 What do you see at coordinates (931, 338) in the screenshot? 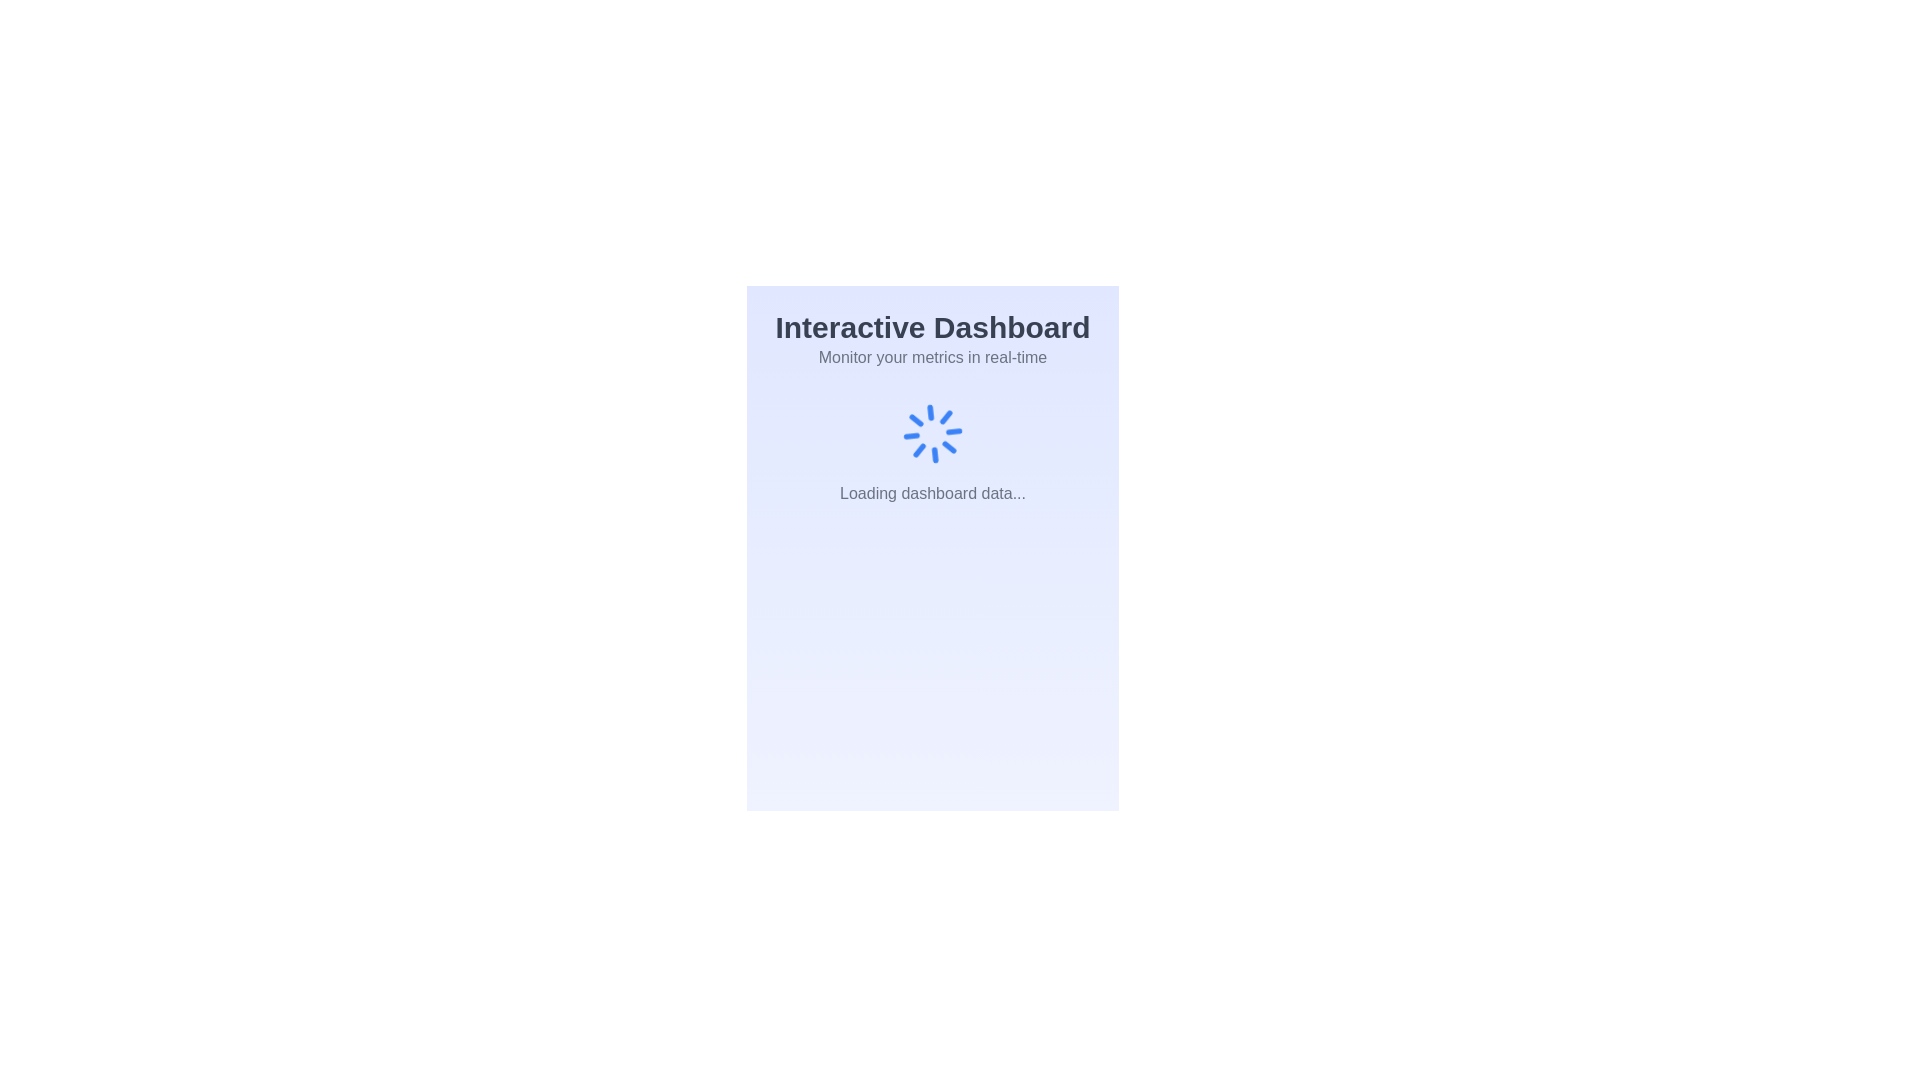
I see `header text that introduces and emphasizes the purpose of the interactive dashboard, which is located at the top-center of the interface` at bounding box center [931, 338].